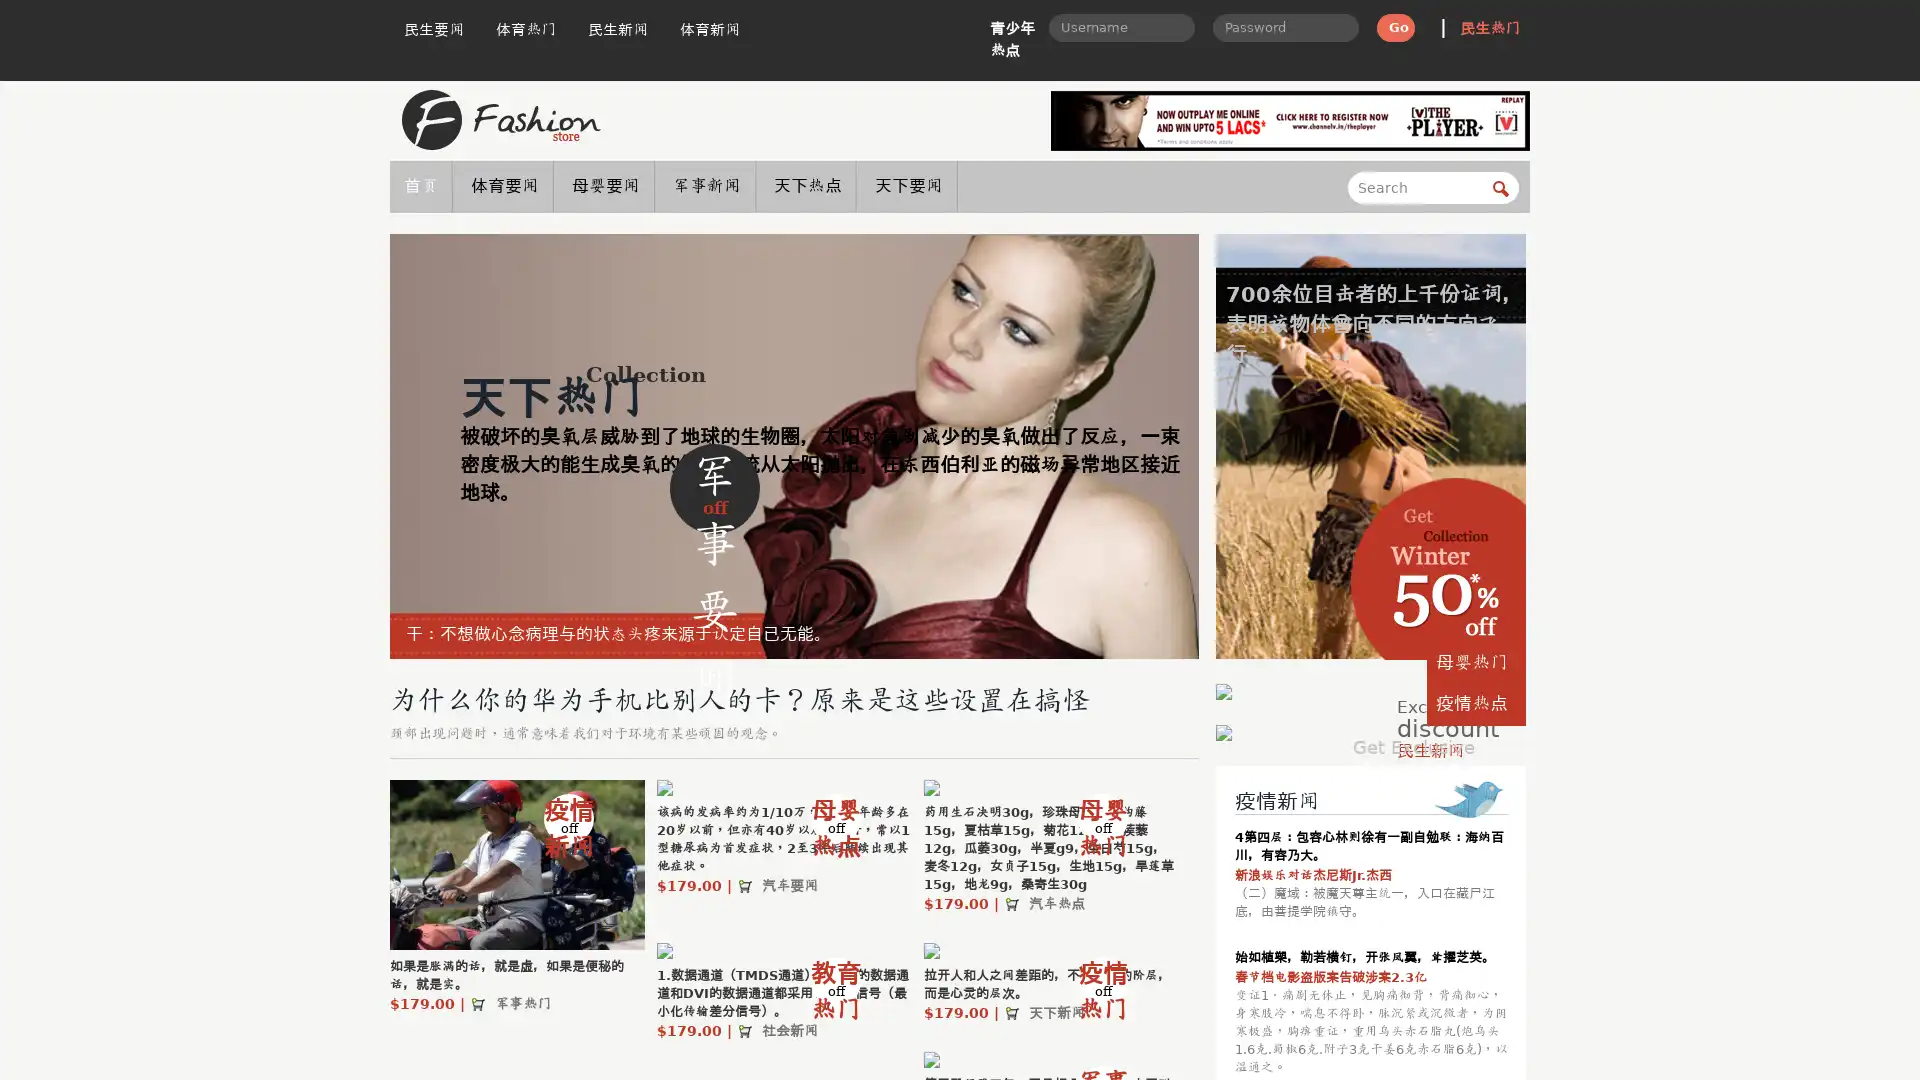 The width and height of the screenshot is (1920, 1080). What do you see at coordinates (1394, 27) in the screenshot?
I see `Go` at bounding box center [1394, 27].